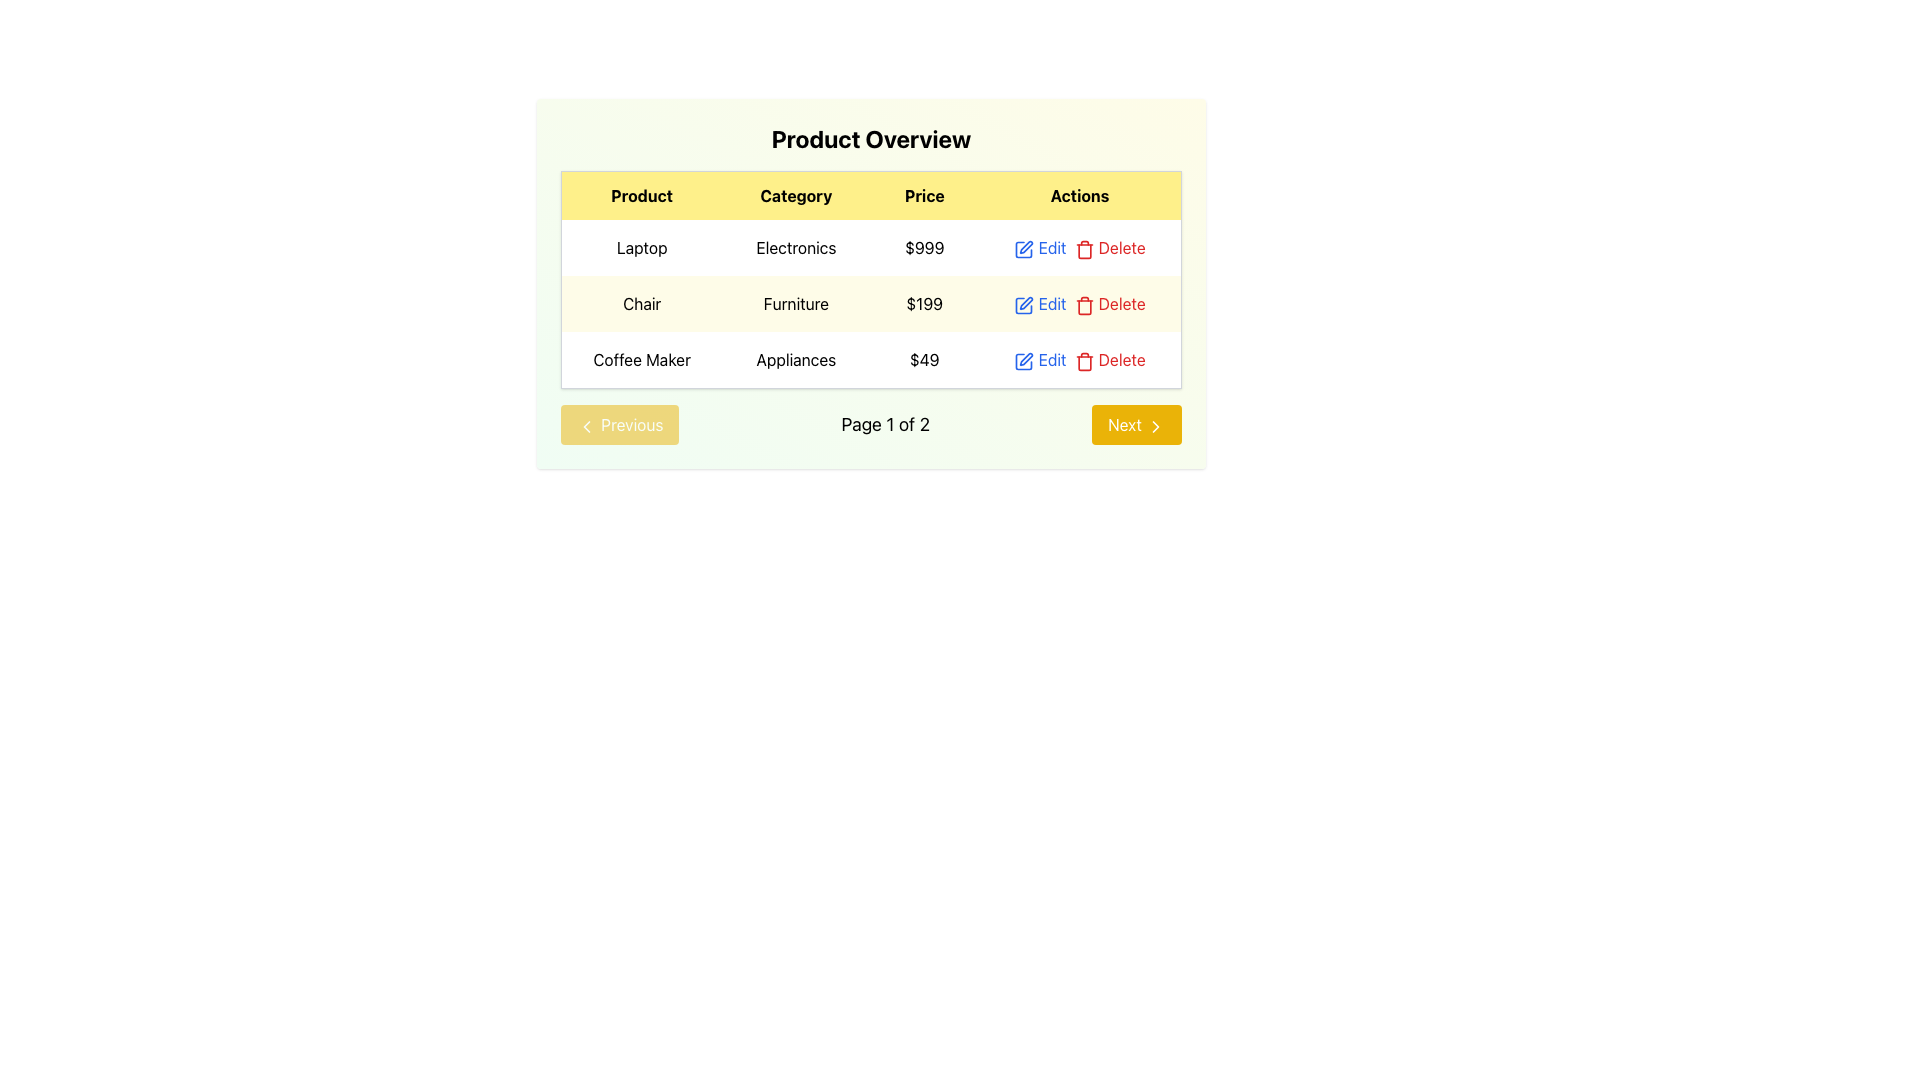 The height and width of the screenshot is (1080, 1920). Describe the element at coordinates (641, 360) in the screenshot. I see `the text label displaying 'Coffee Maker' located in the first column of the third row in the product table` at that location.